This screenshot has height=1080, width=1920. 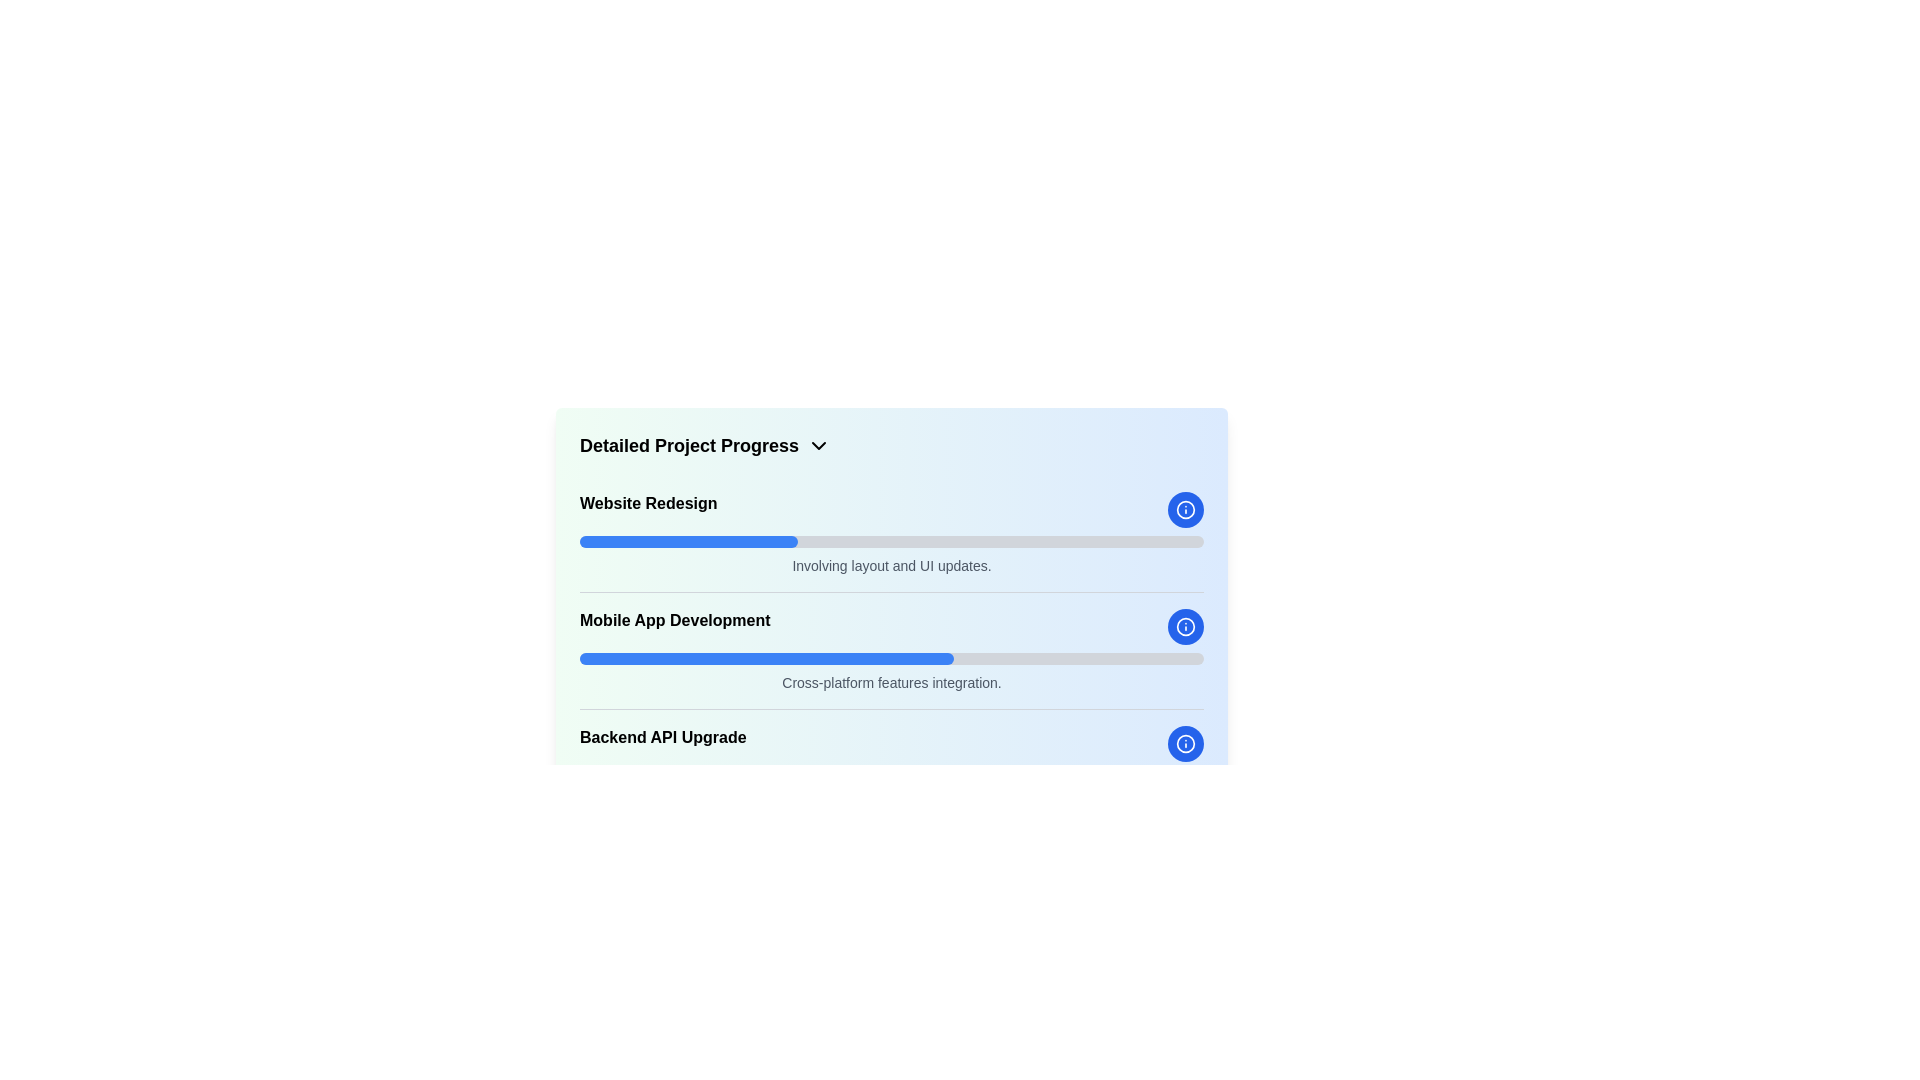 I want to click on the circular information icon with a blue background and white 'i' symbol, positioned to the right of the progress bars, next to the 'Backend API Upgrade' task, to interact via keyboard navigation, so click(x=1185, y=744).